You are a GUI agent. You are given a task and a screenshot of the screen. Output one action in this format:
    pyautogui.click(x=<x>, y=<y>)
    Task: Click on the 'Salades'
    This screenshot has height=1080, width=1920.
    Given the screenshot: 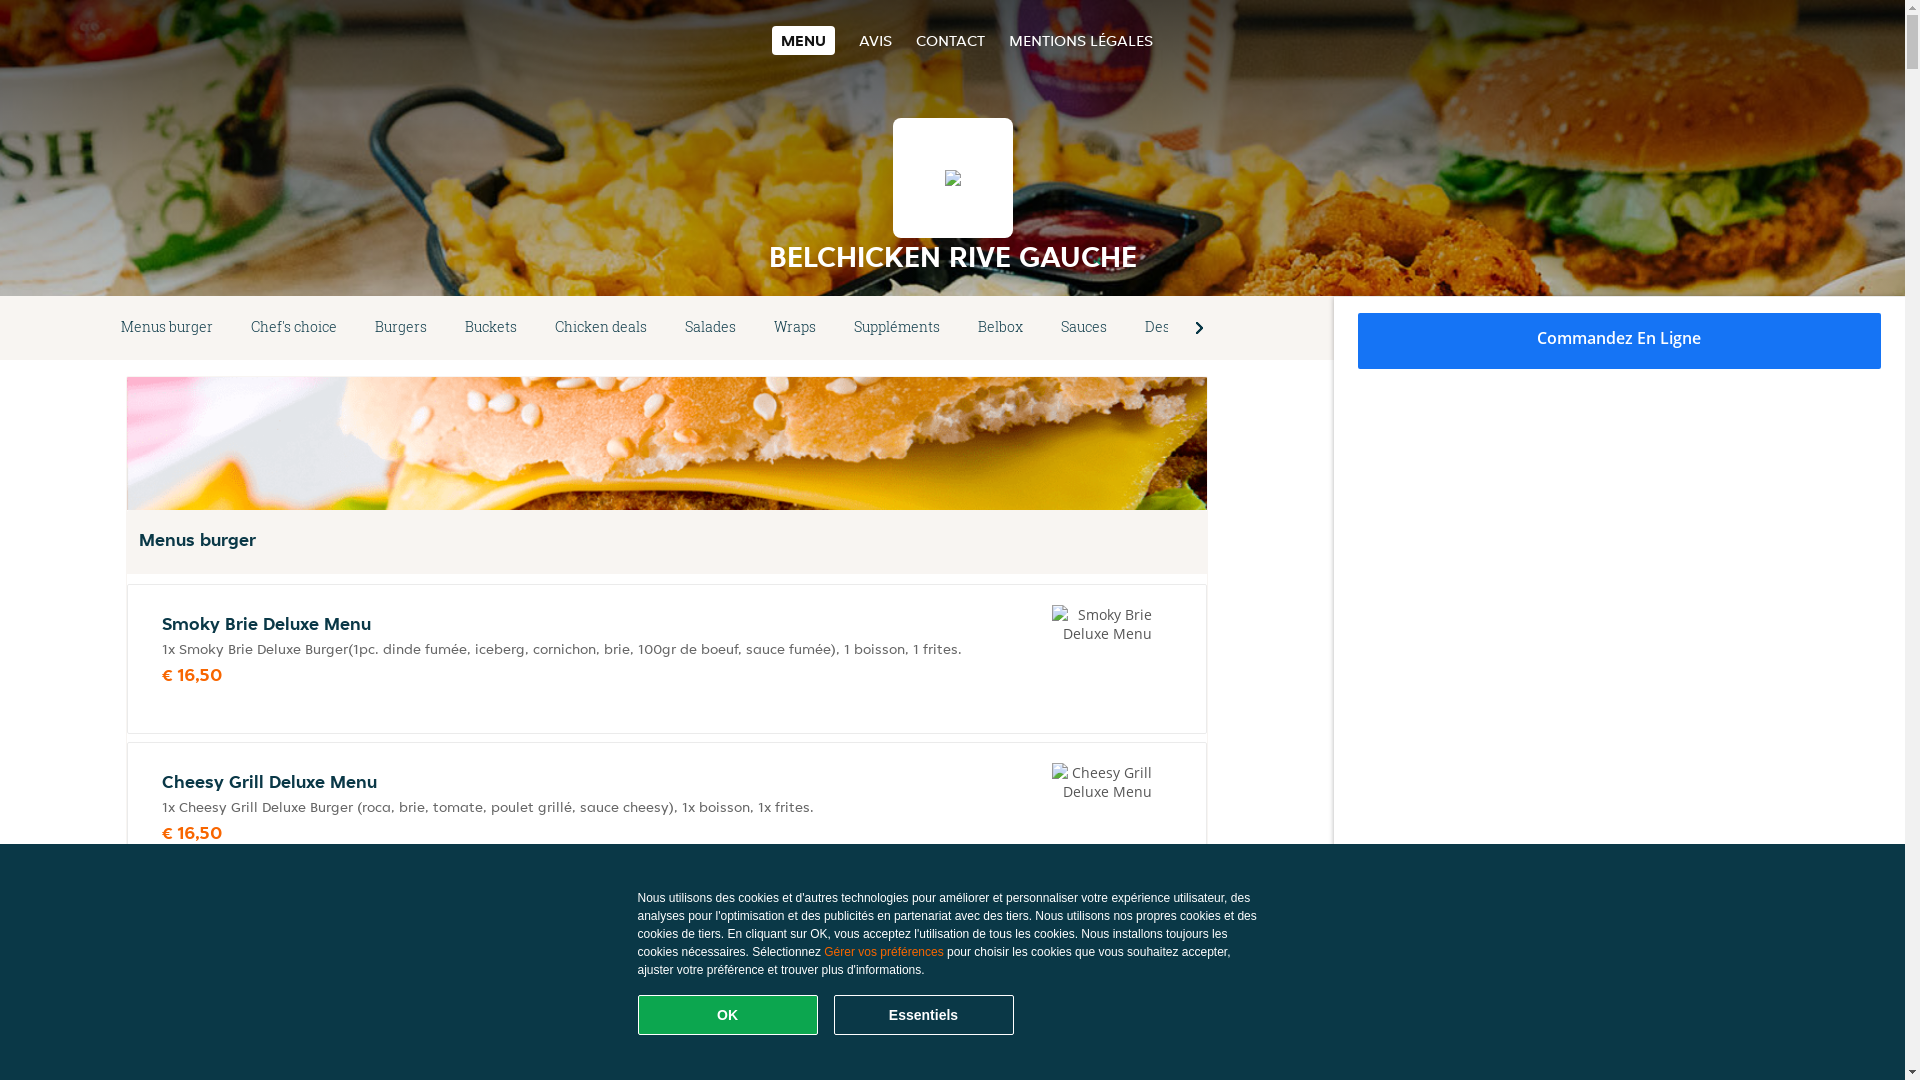 What is the action you would take?
    pyautogui.click(x=666, y=326)
    